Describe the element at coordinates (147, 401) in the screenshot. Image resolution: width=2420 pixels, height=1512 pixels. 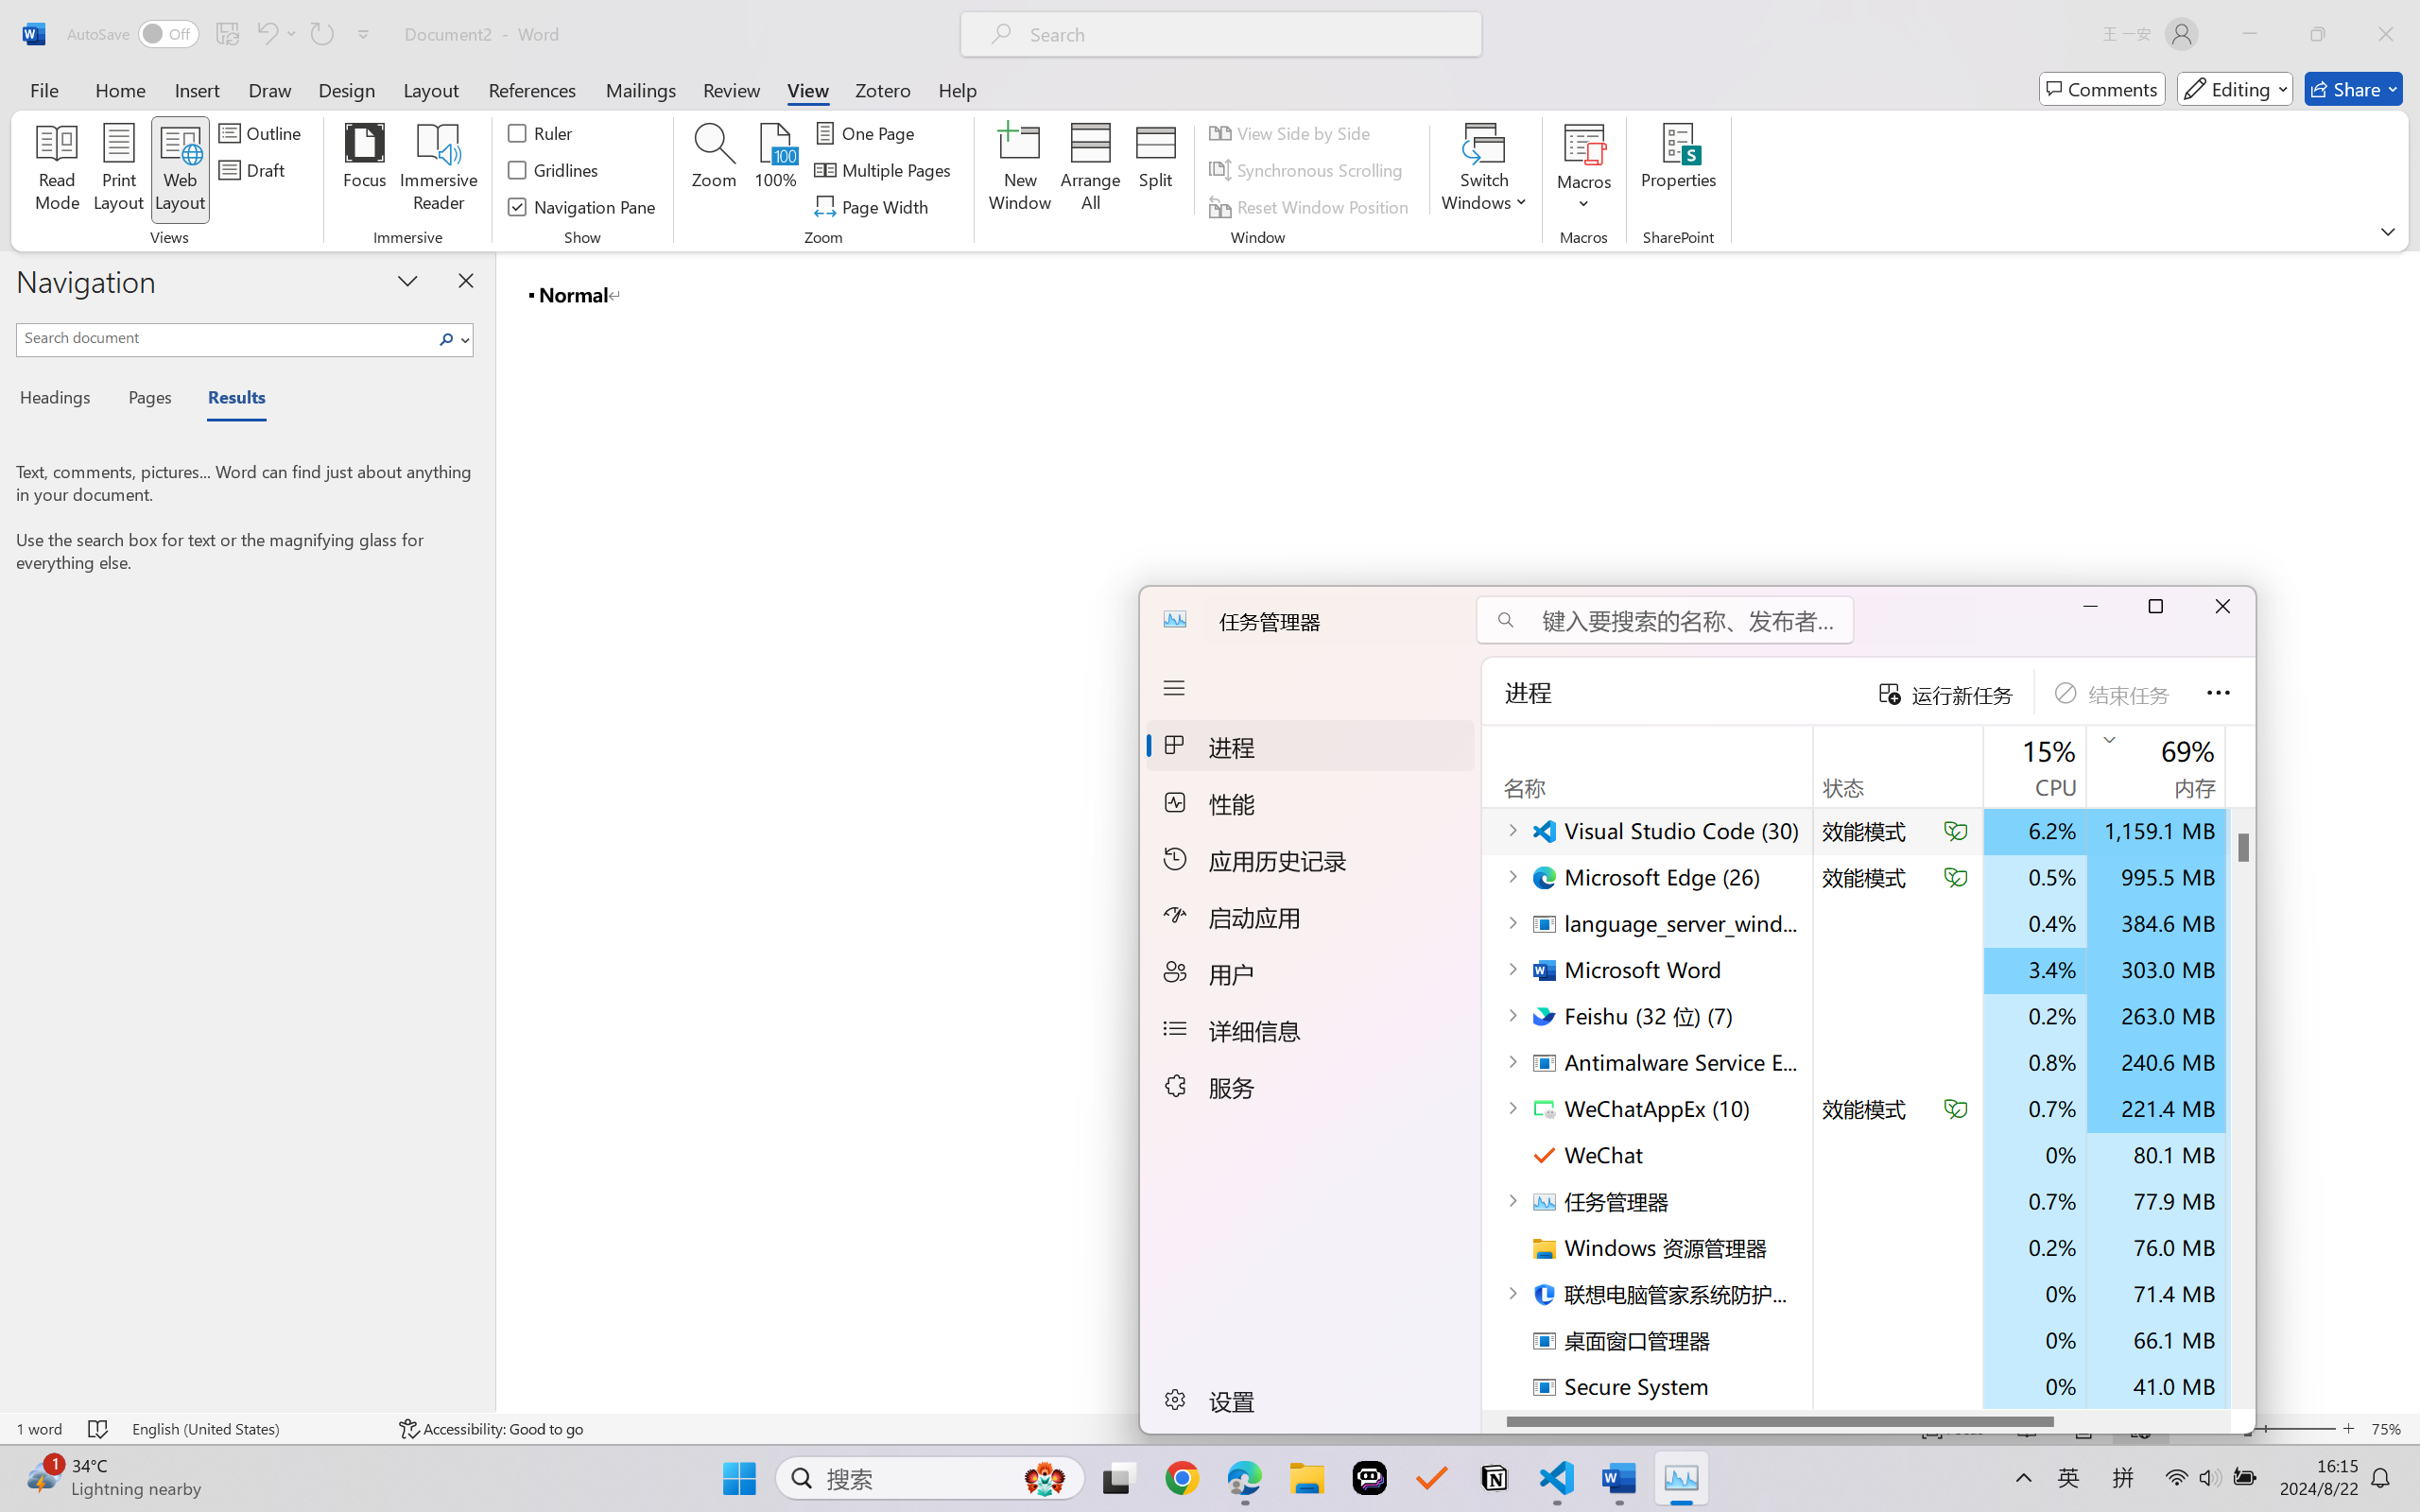
I see `'Pages'` at that location.